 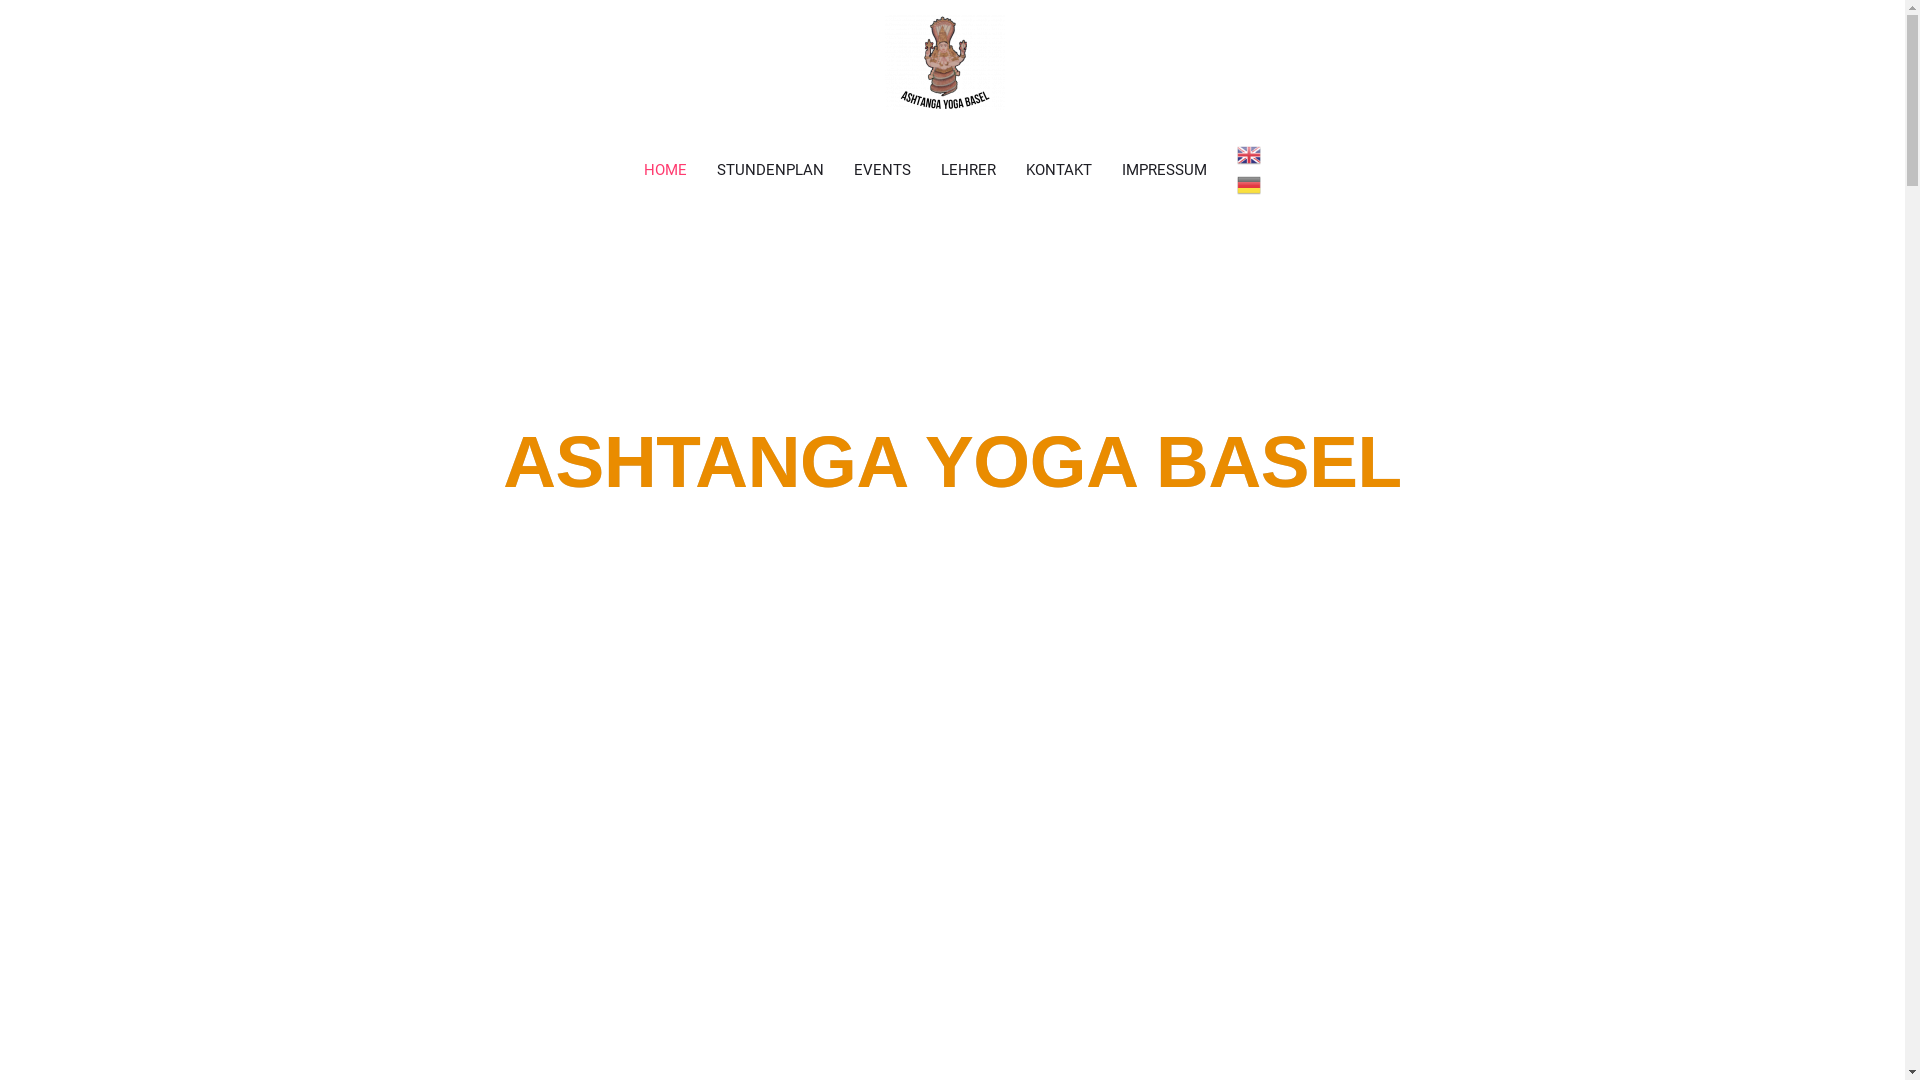 What do you see at coordinates (968, 168) in the screenshot?
I see `'LEHRER'` at bounding box center [968, 168].